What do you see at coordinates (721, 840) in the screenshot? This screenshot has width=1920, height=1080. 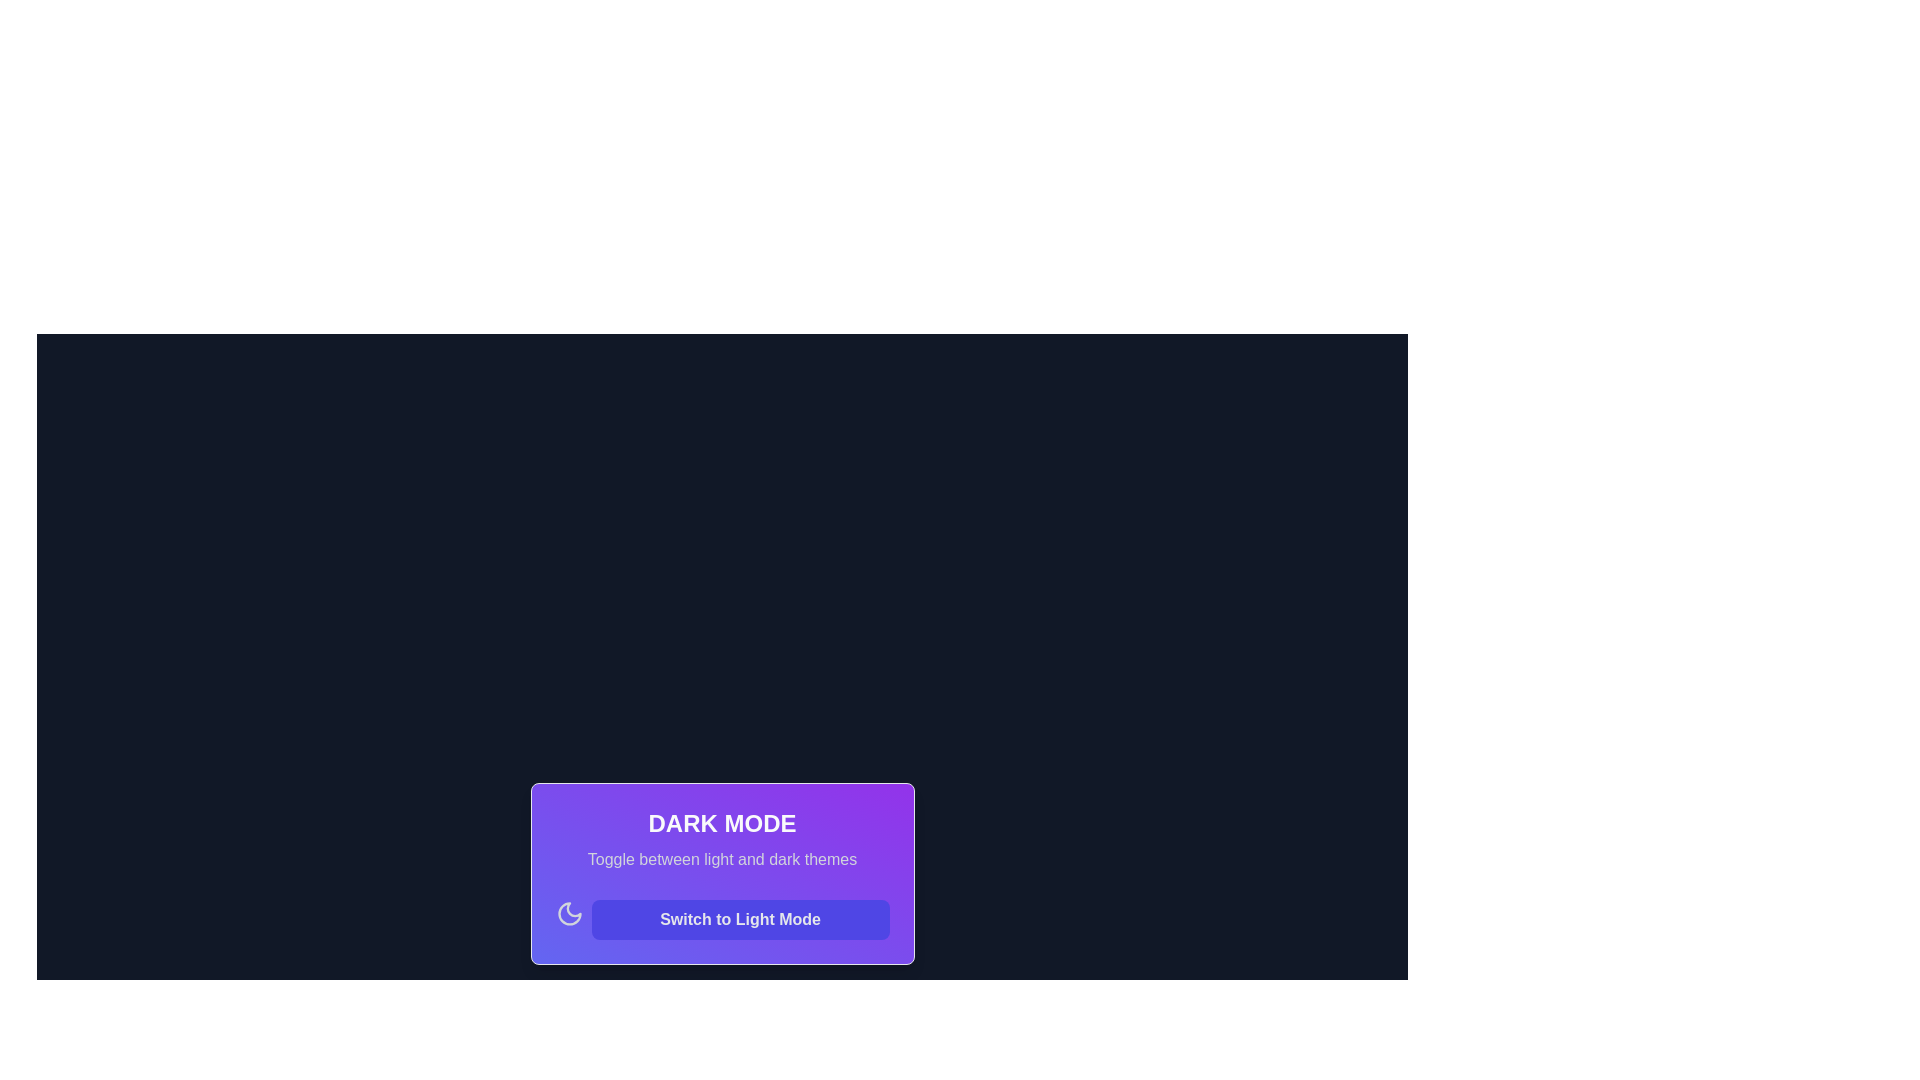 I see `the static text block that provides a label and explanatory text for the dark mode toggle feature, located above the 'Switch to Light Mode' button and next to the moon icon` at bounding box center [721, 840].